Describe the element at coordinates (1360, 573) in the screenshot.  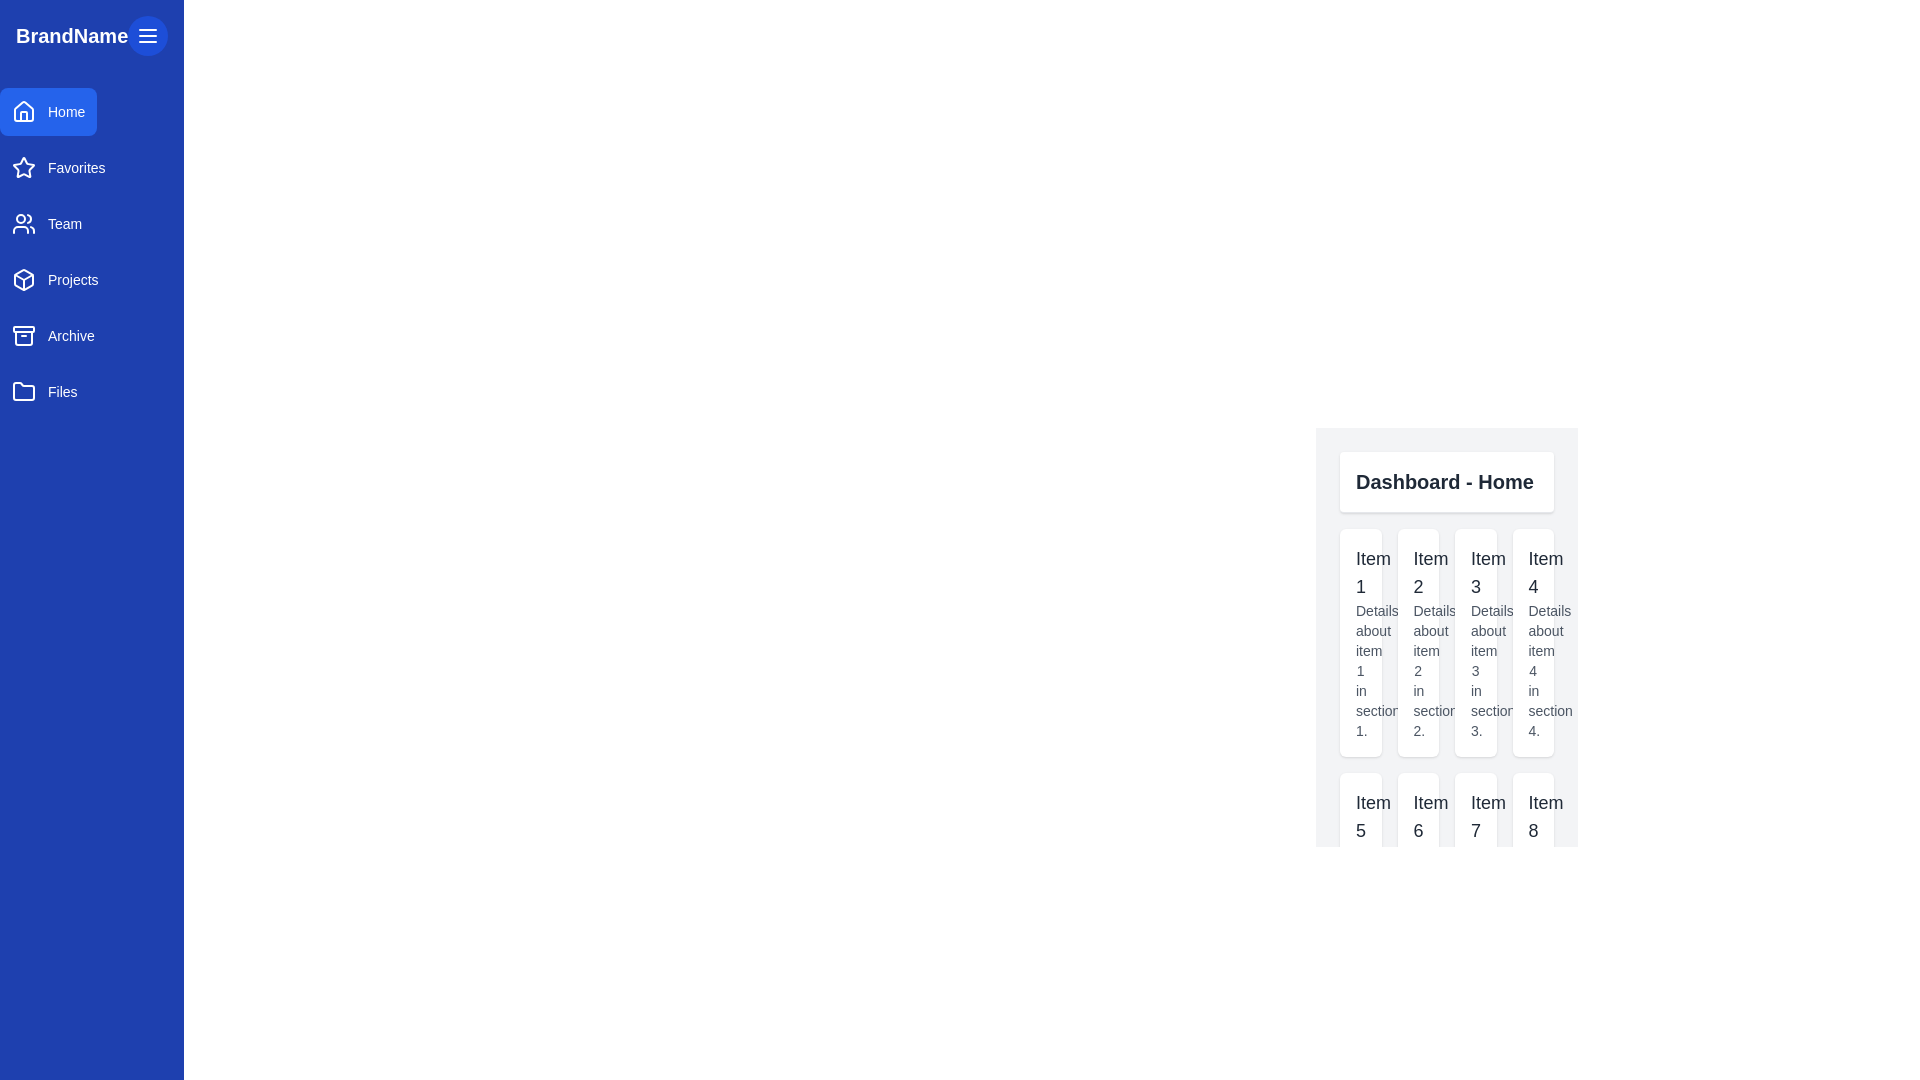
I see `the text label displaying the title 'Item 1'` at that location.